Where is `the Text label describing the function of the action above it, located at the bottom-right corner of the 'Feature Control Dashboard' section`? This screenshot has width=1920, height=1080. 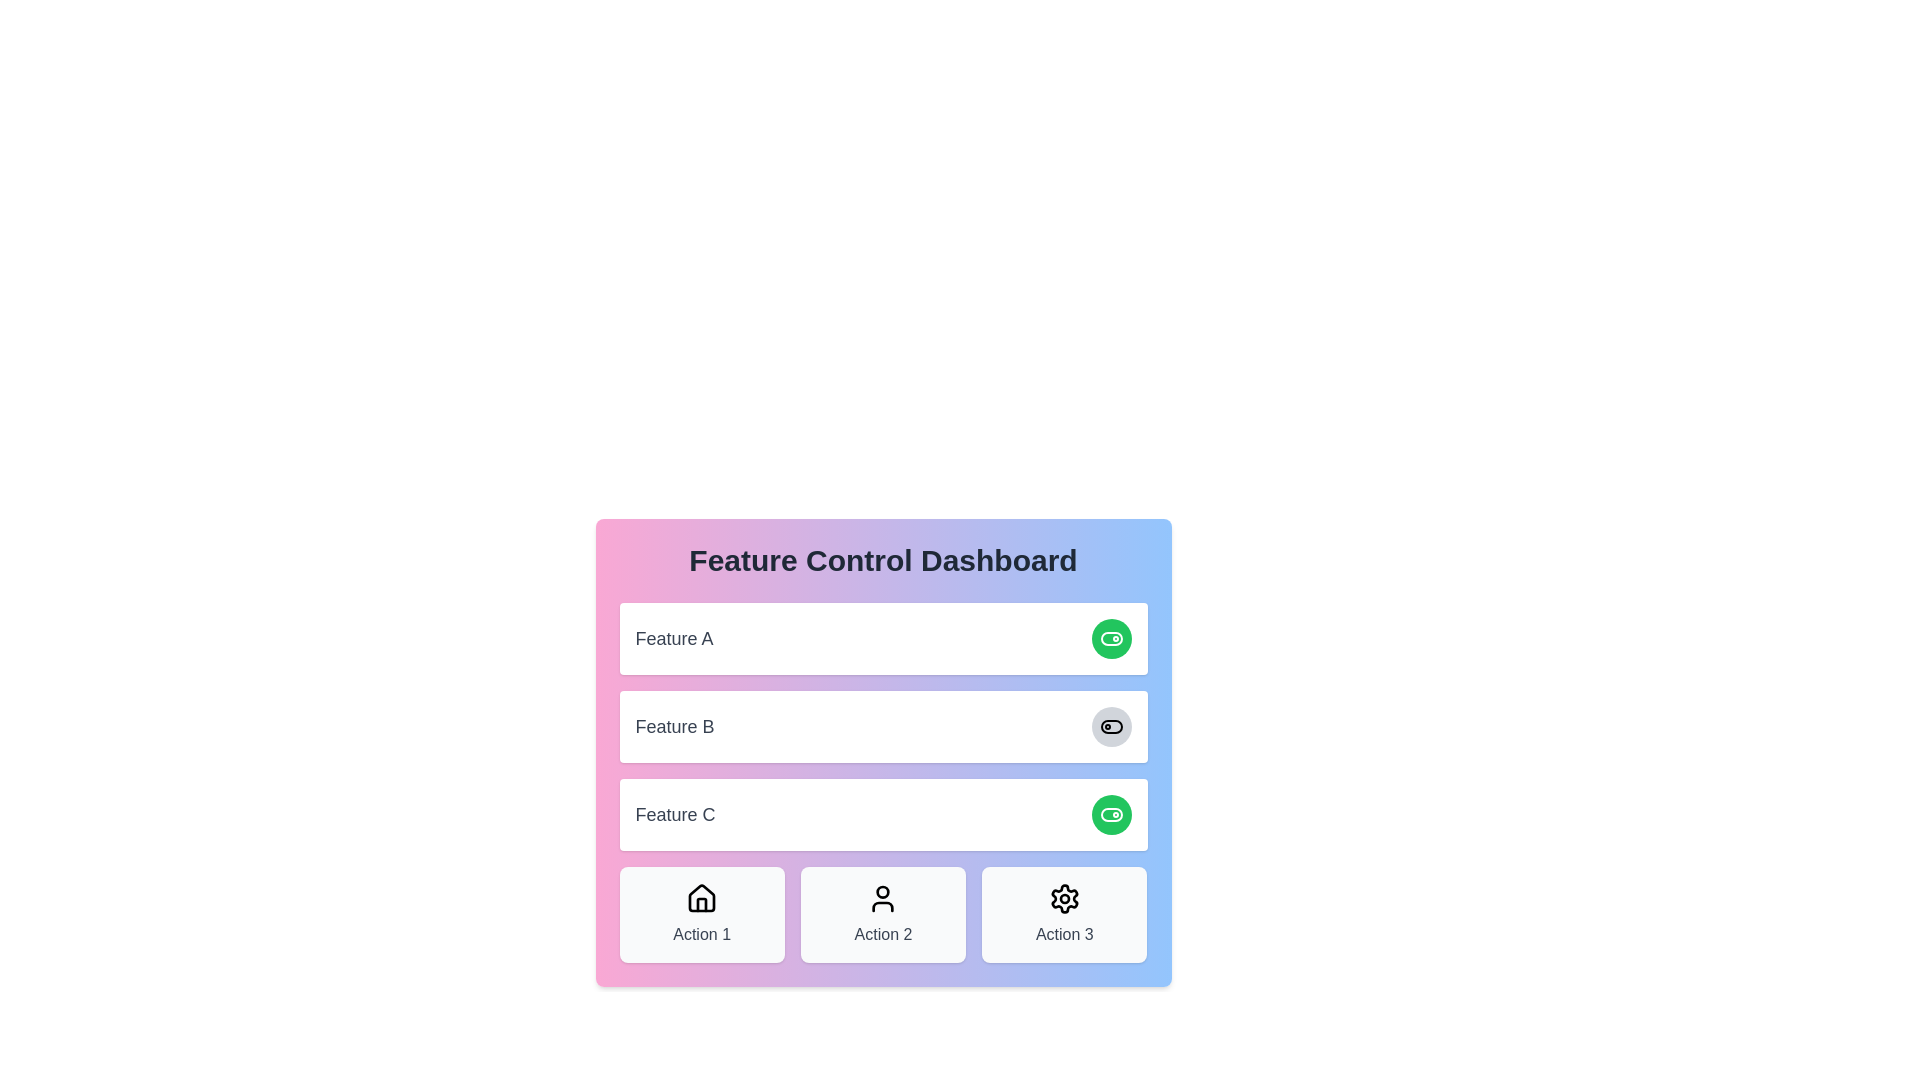
the Text label describing the function of the action above it, located at the bottom-right corner of the 'Feature Control Dashboard' section is located at coordinates (1063, 934).